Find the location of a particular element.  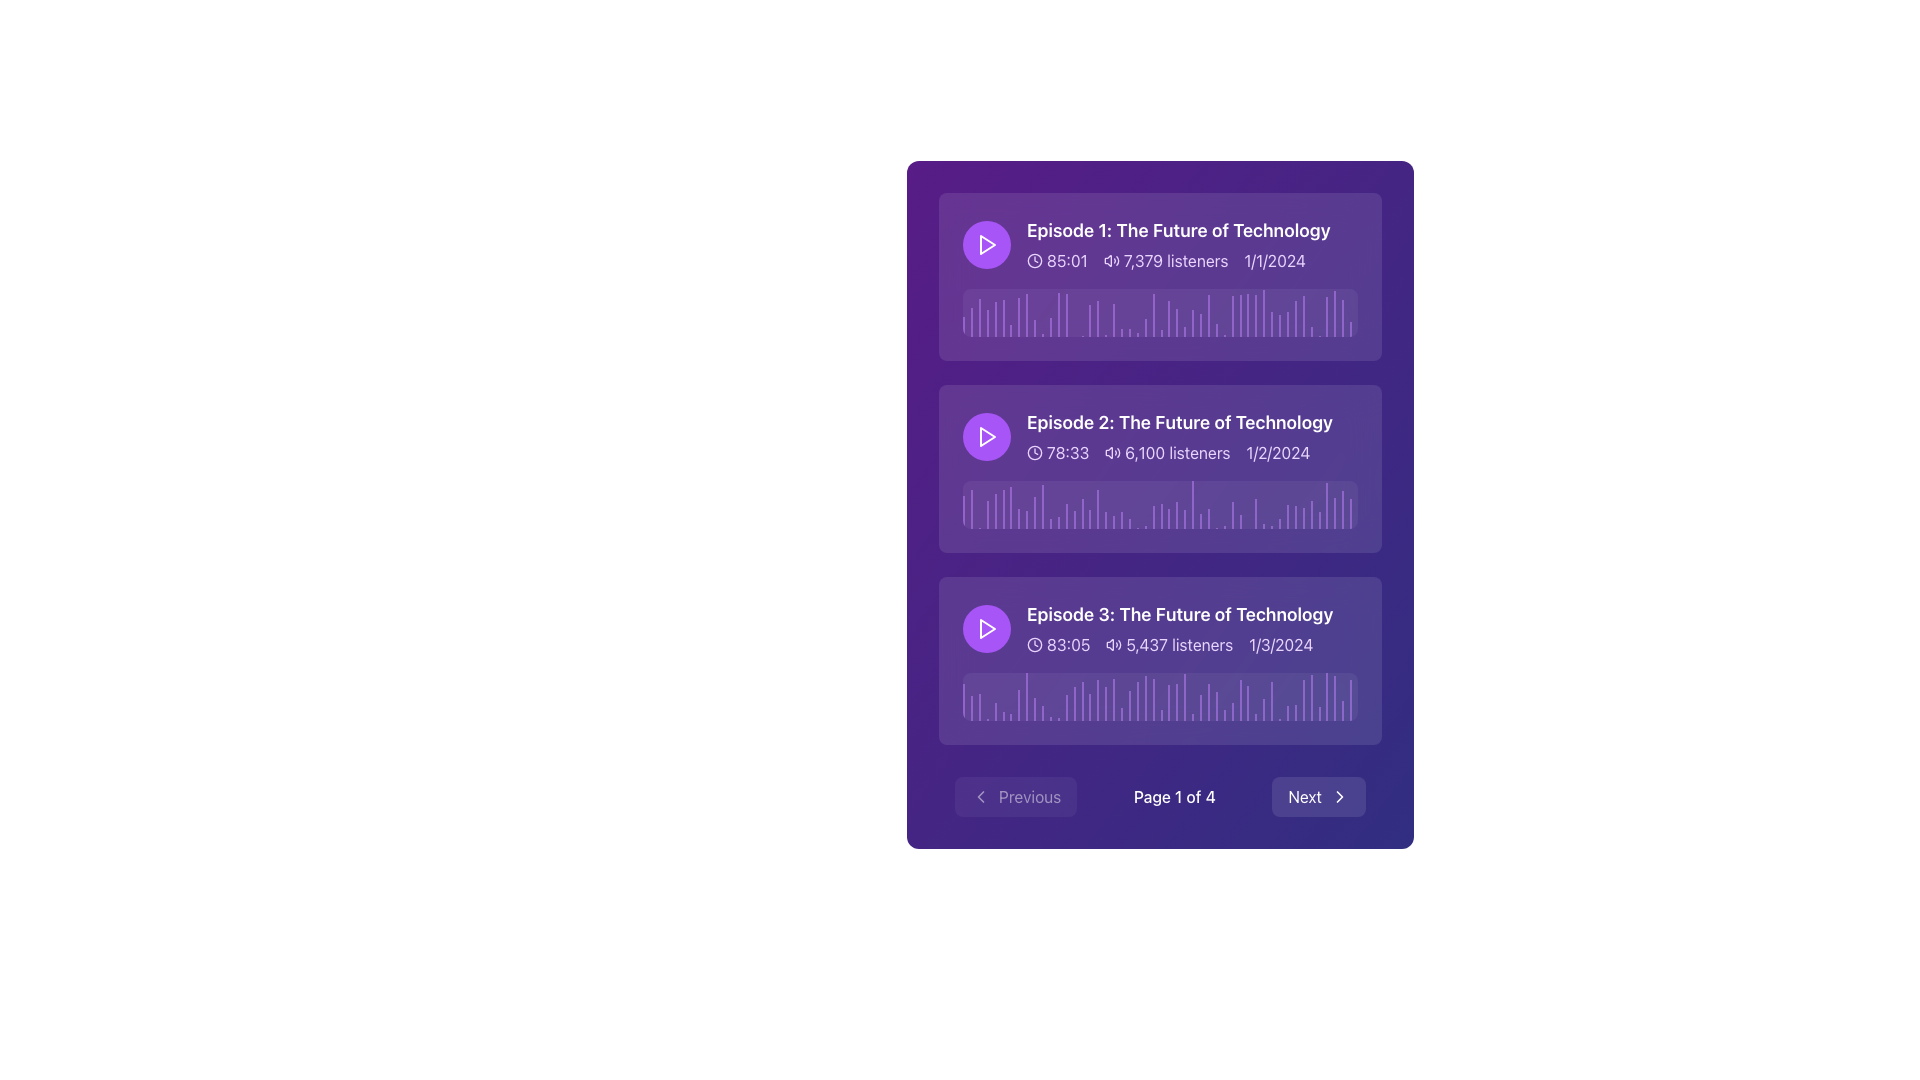

the state indicator icon representing 'paused' or 'playing' located in the top-leftmost card next to 'Episode 1: The Future of Technology' is located at coordinates (988, 244).